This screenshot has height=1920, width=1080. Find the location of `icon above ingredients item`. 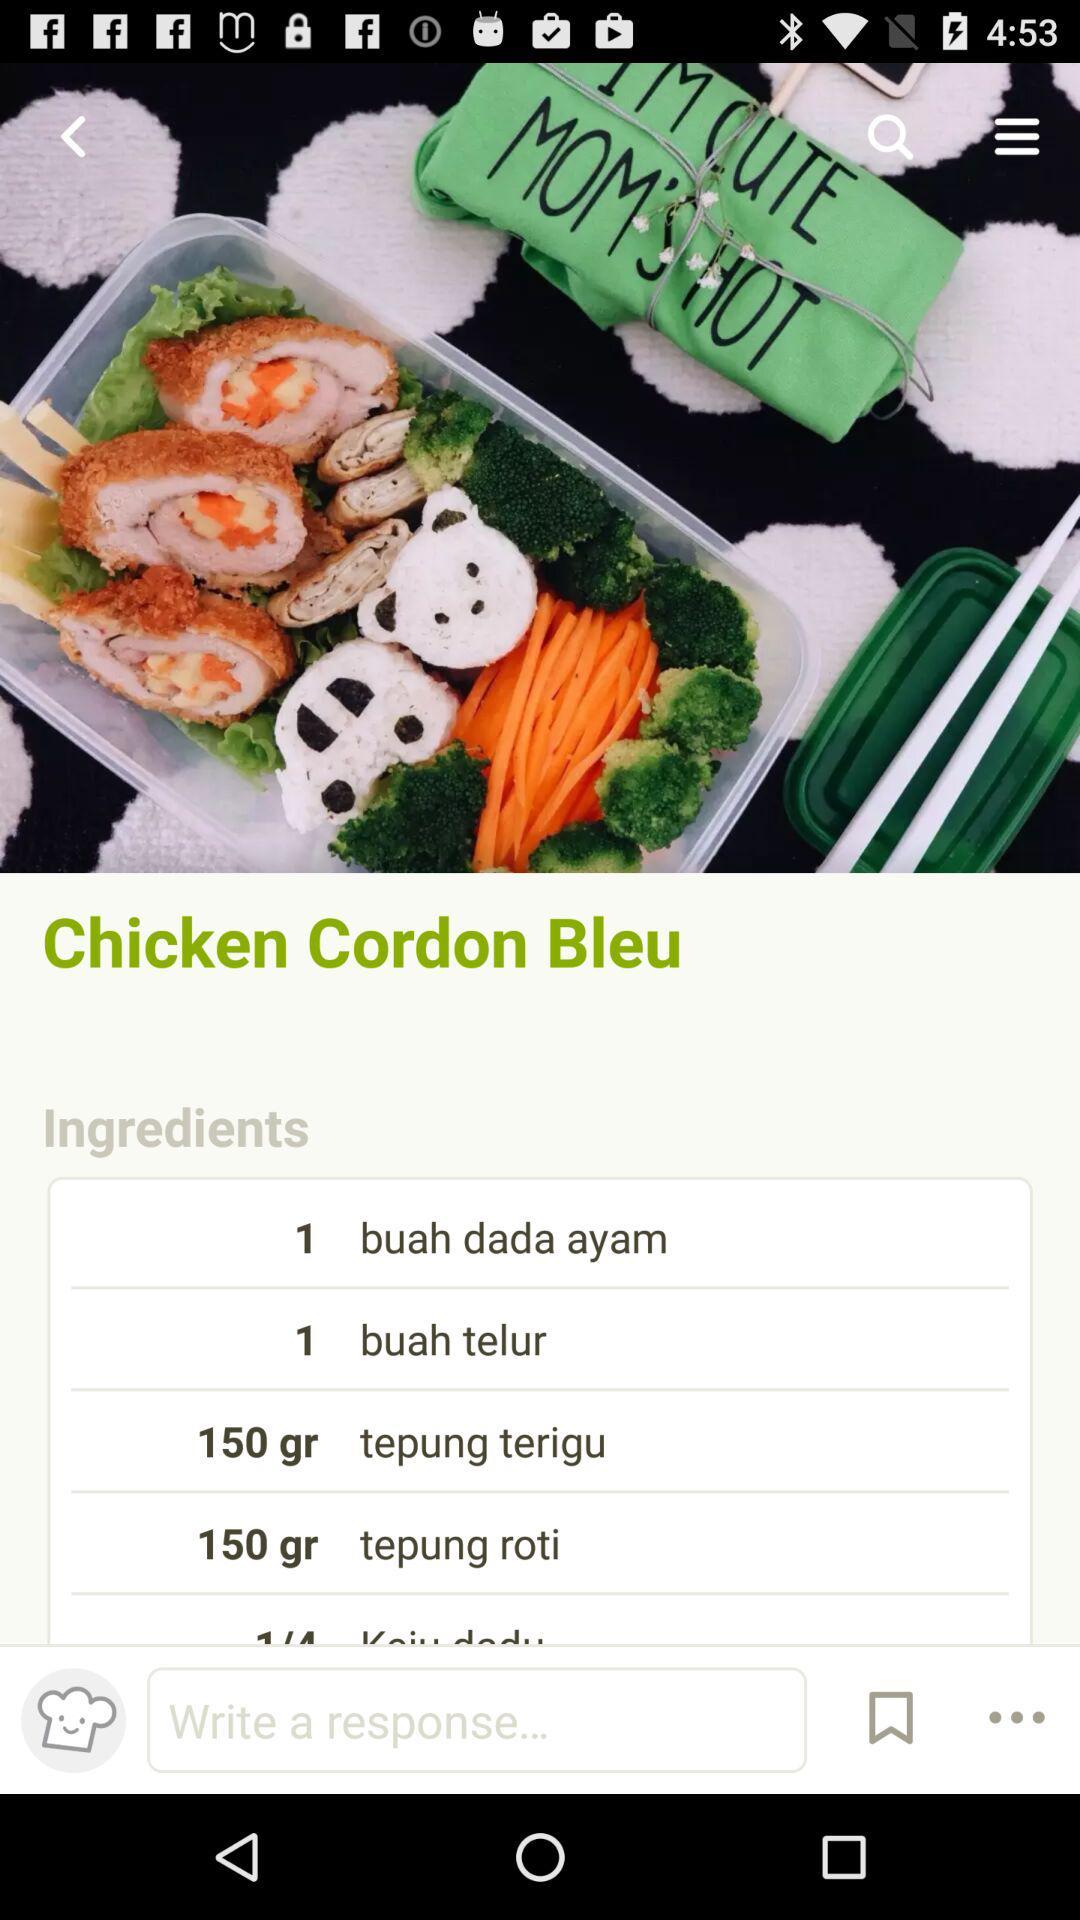

icon above ingredients item is located at coordinates (540, 939).